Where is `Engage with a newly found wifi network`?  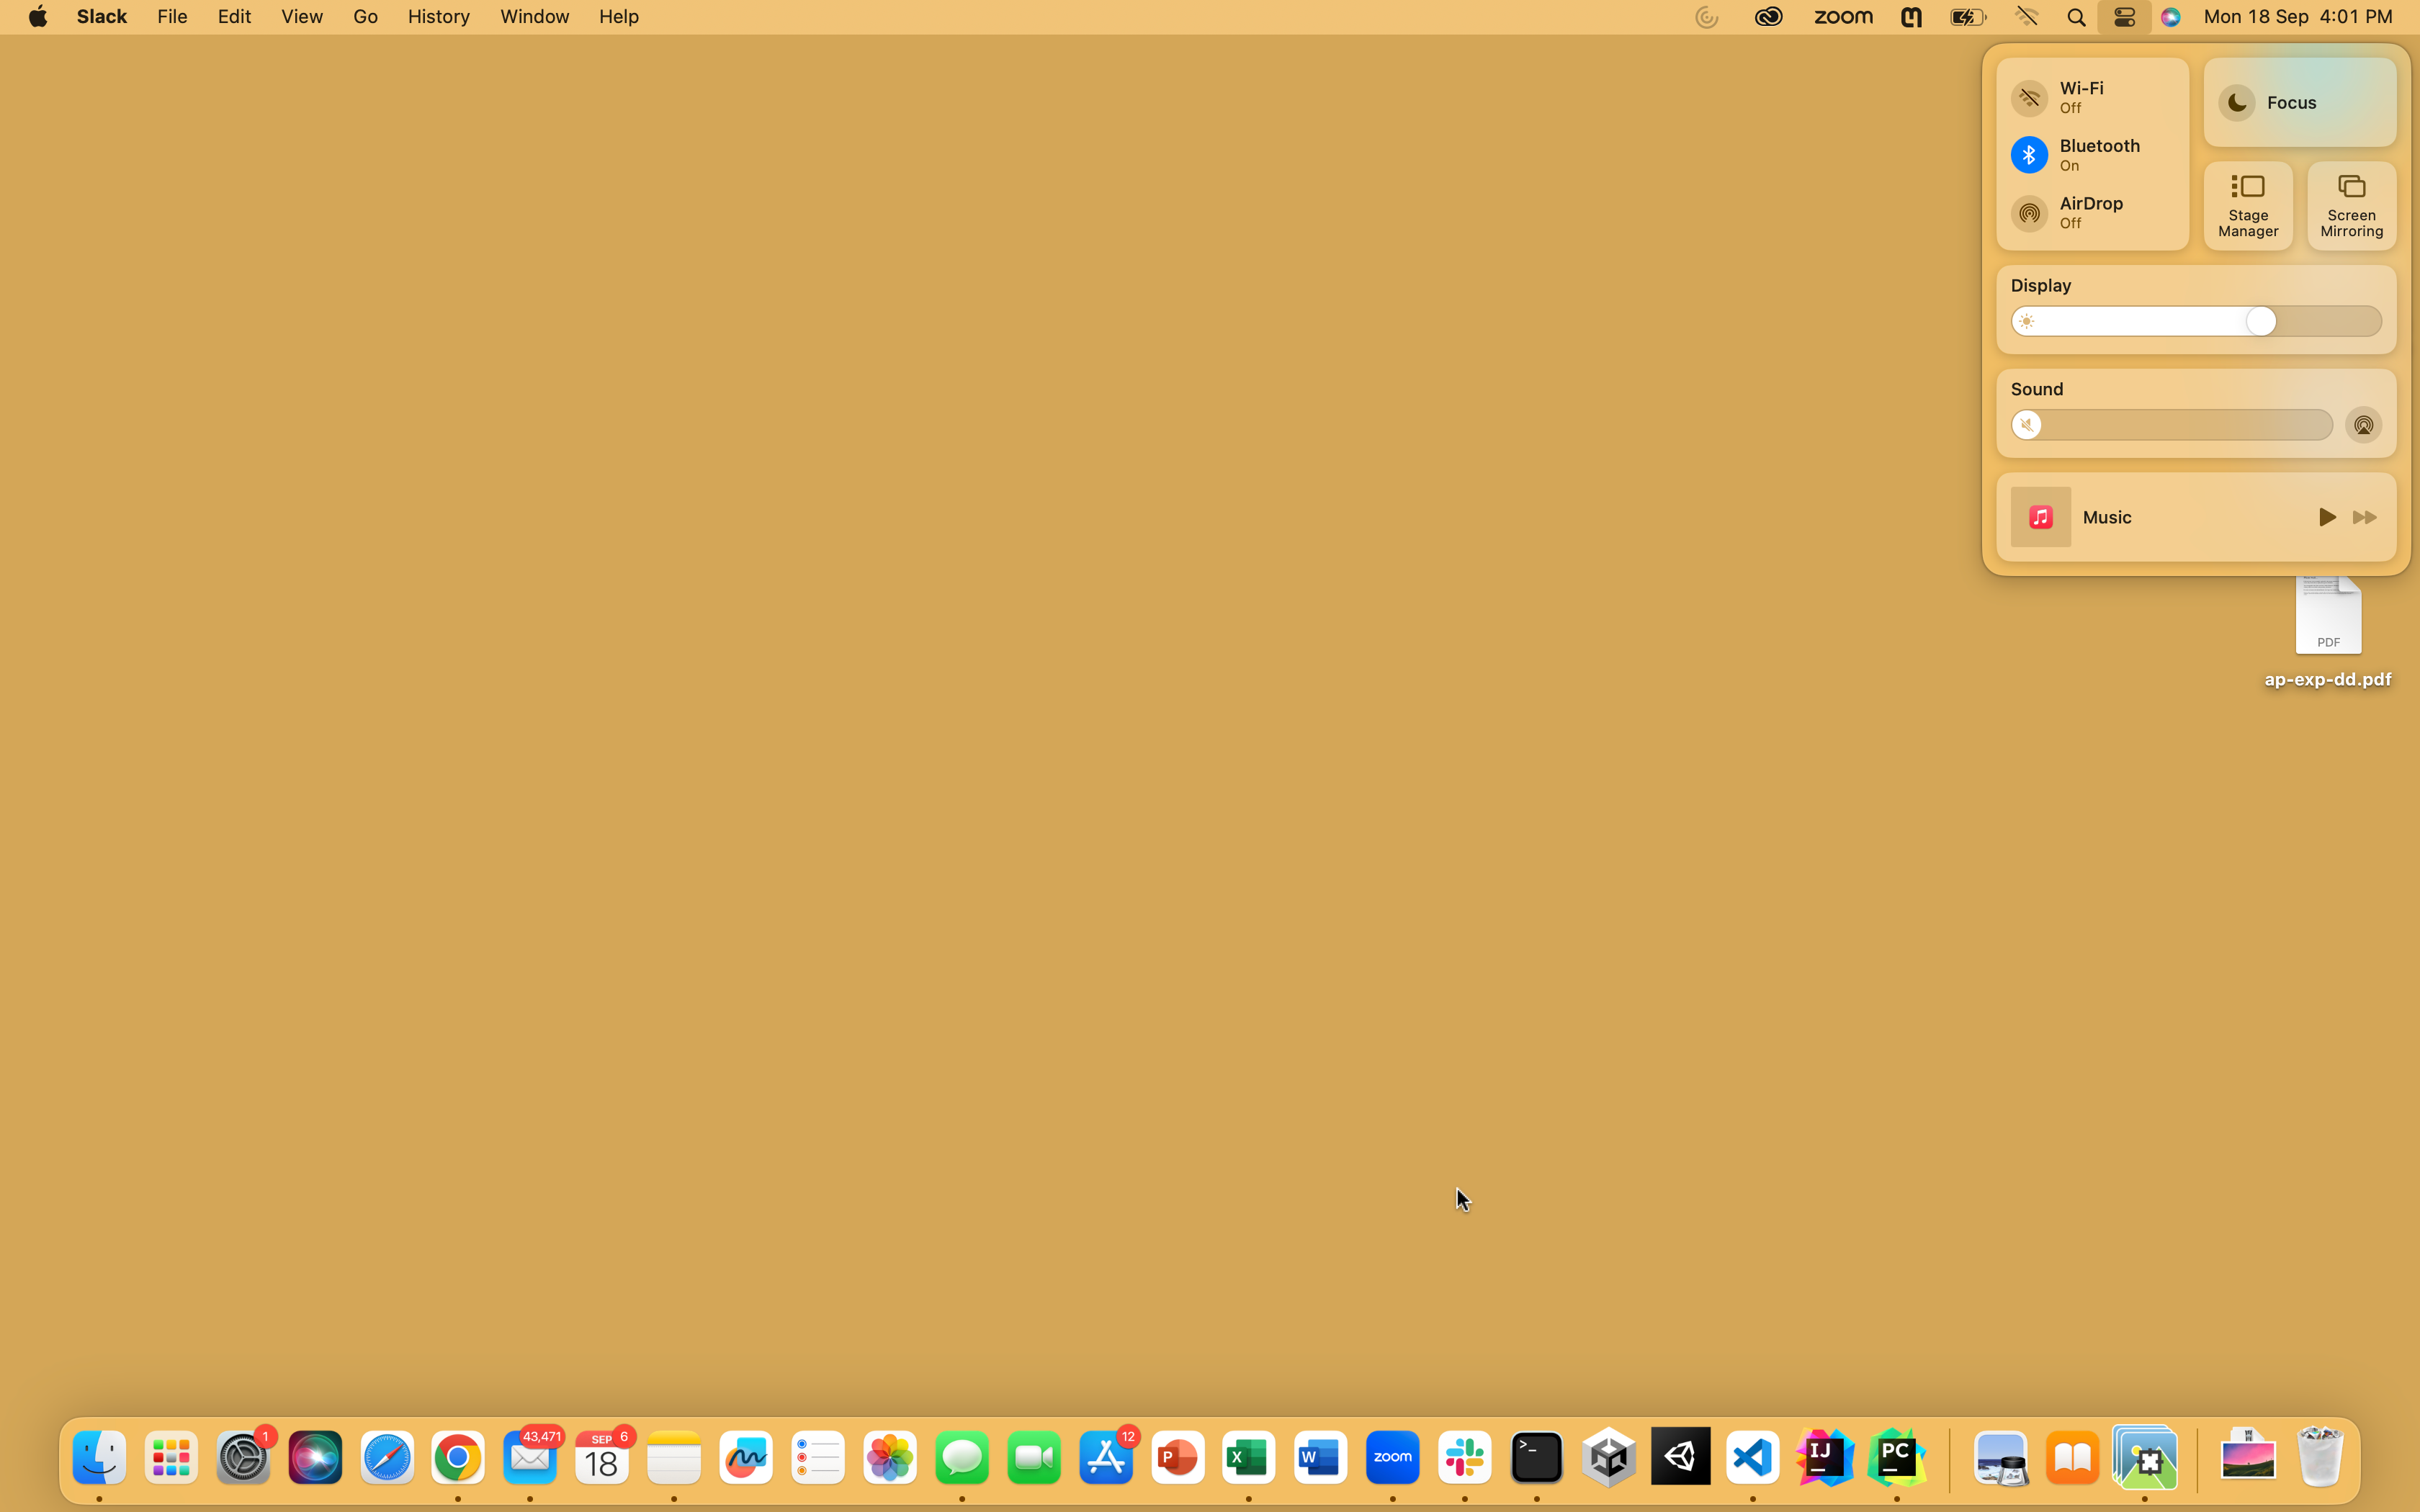
Engage with a newly found wifi network is located at coordinates (2090, 89).